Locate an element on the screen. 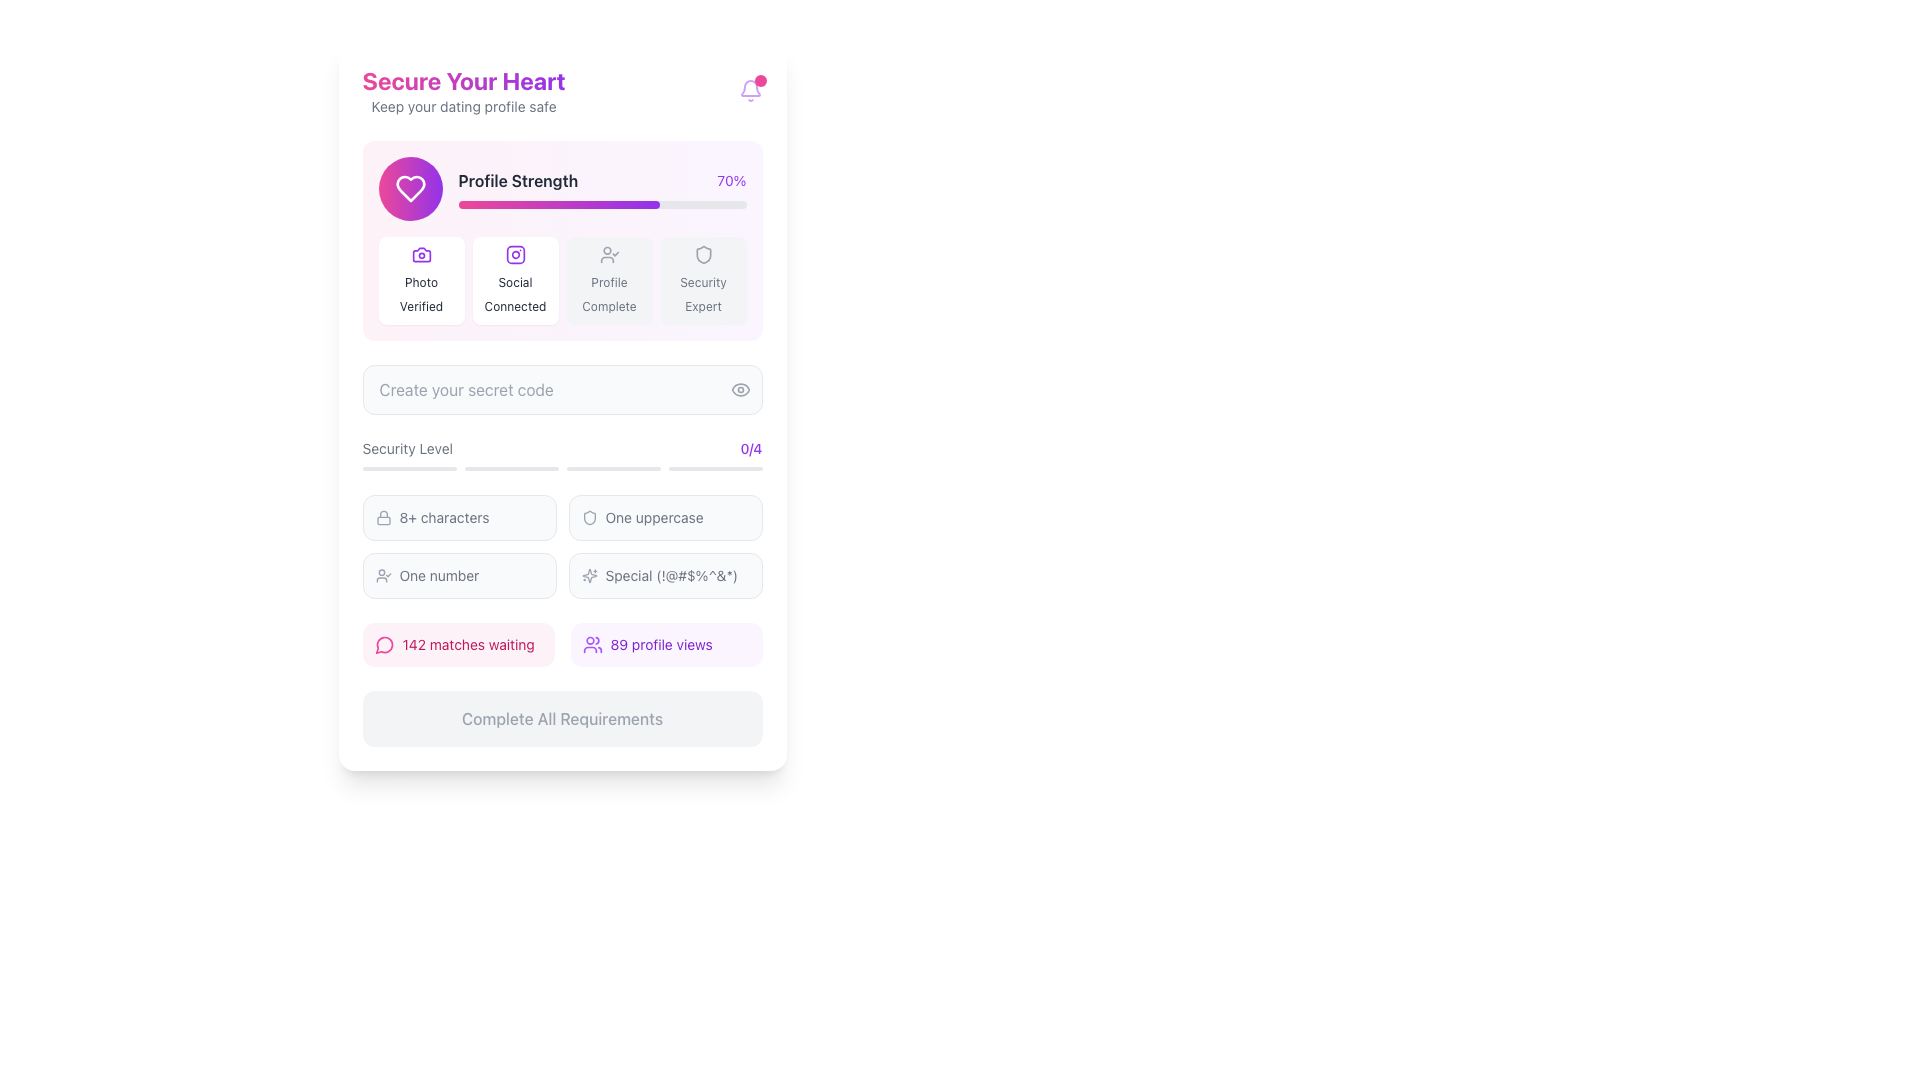 This screenshot has height=1080, width=1920. the Informational indicator with a shield icon and text 'One uppercase' located in the top-right of the Security Level section is located at coordinates (665, 516).